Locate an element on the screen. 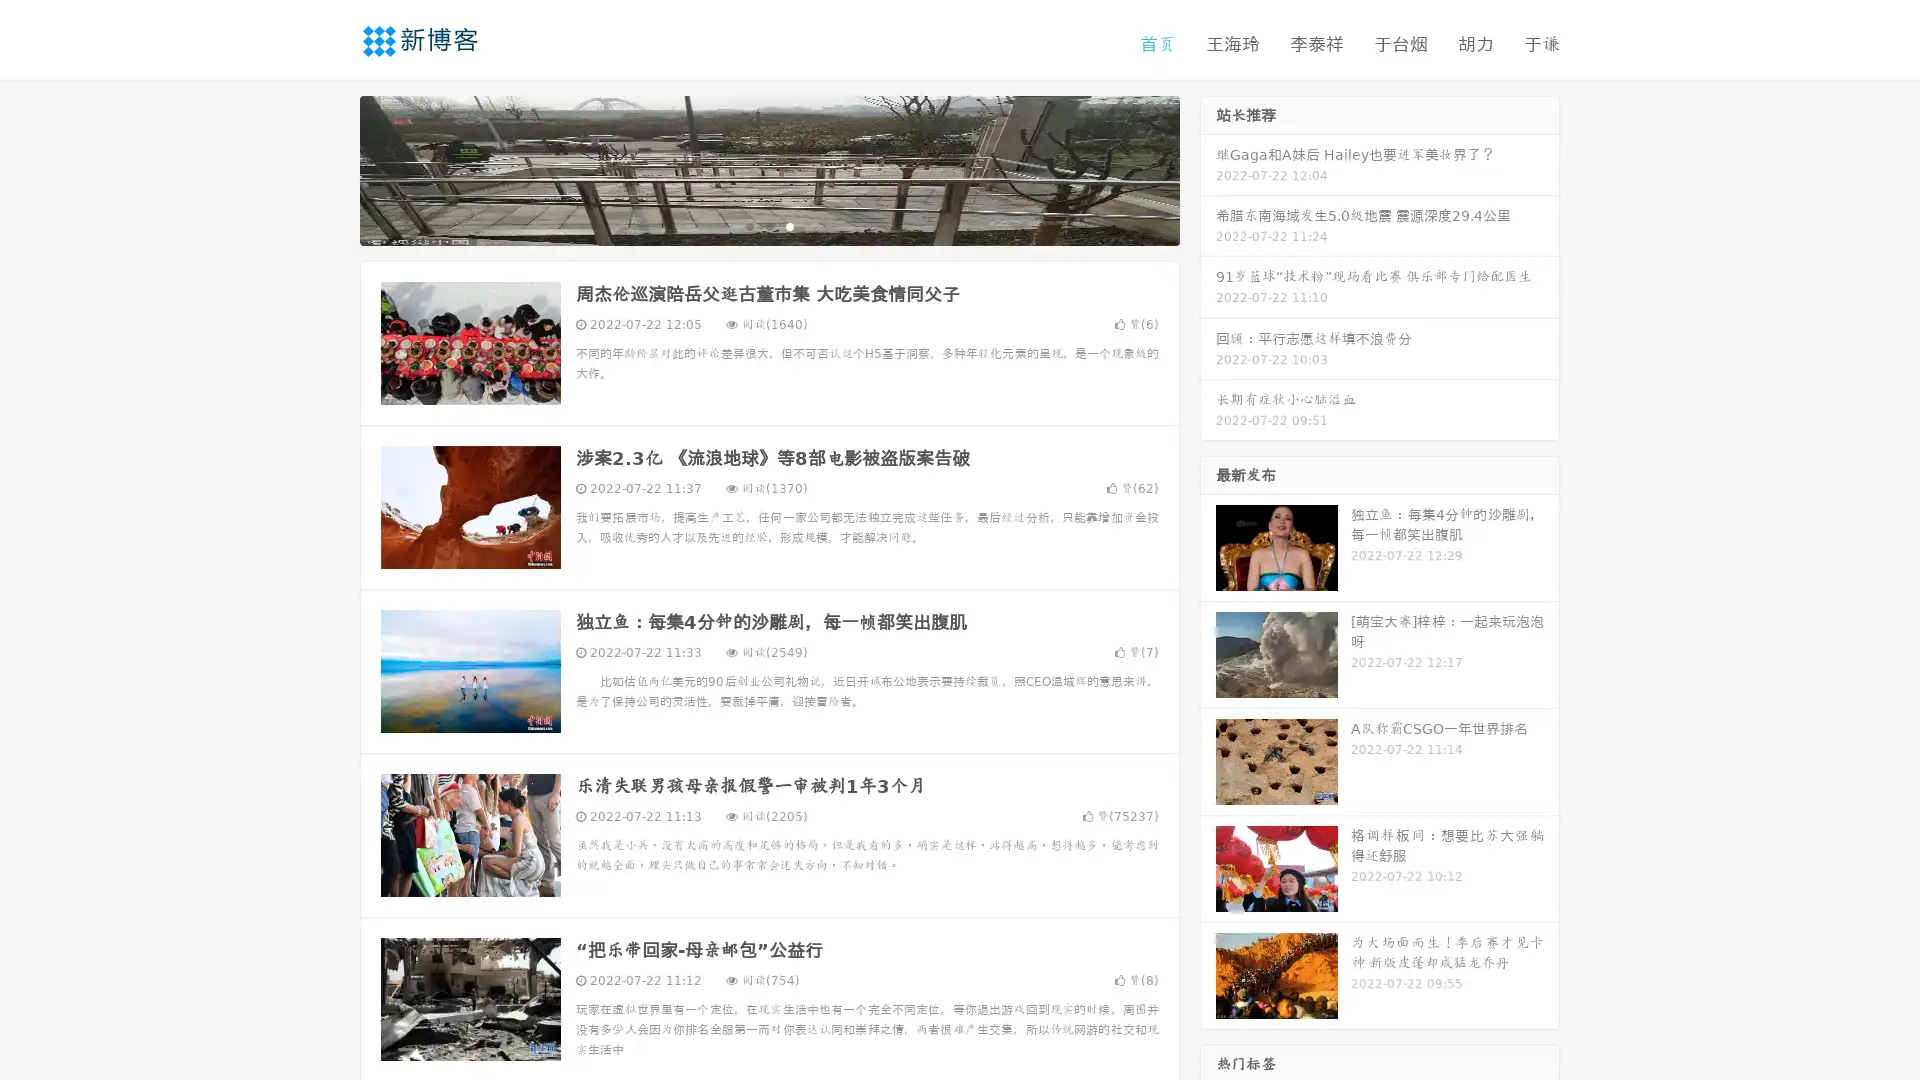 This screenshot has height=1080, width=1920. Previous slide is located at coordinates (330, 168).